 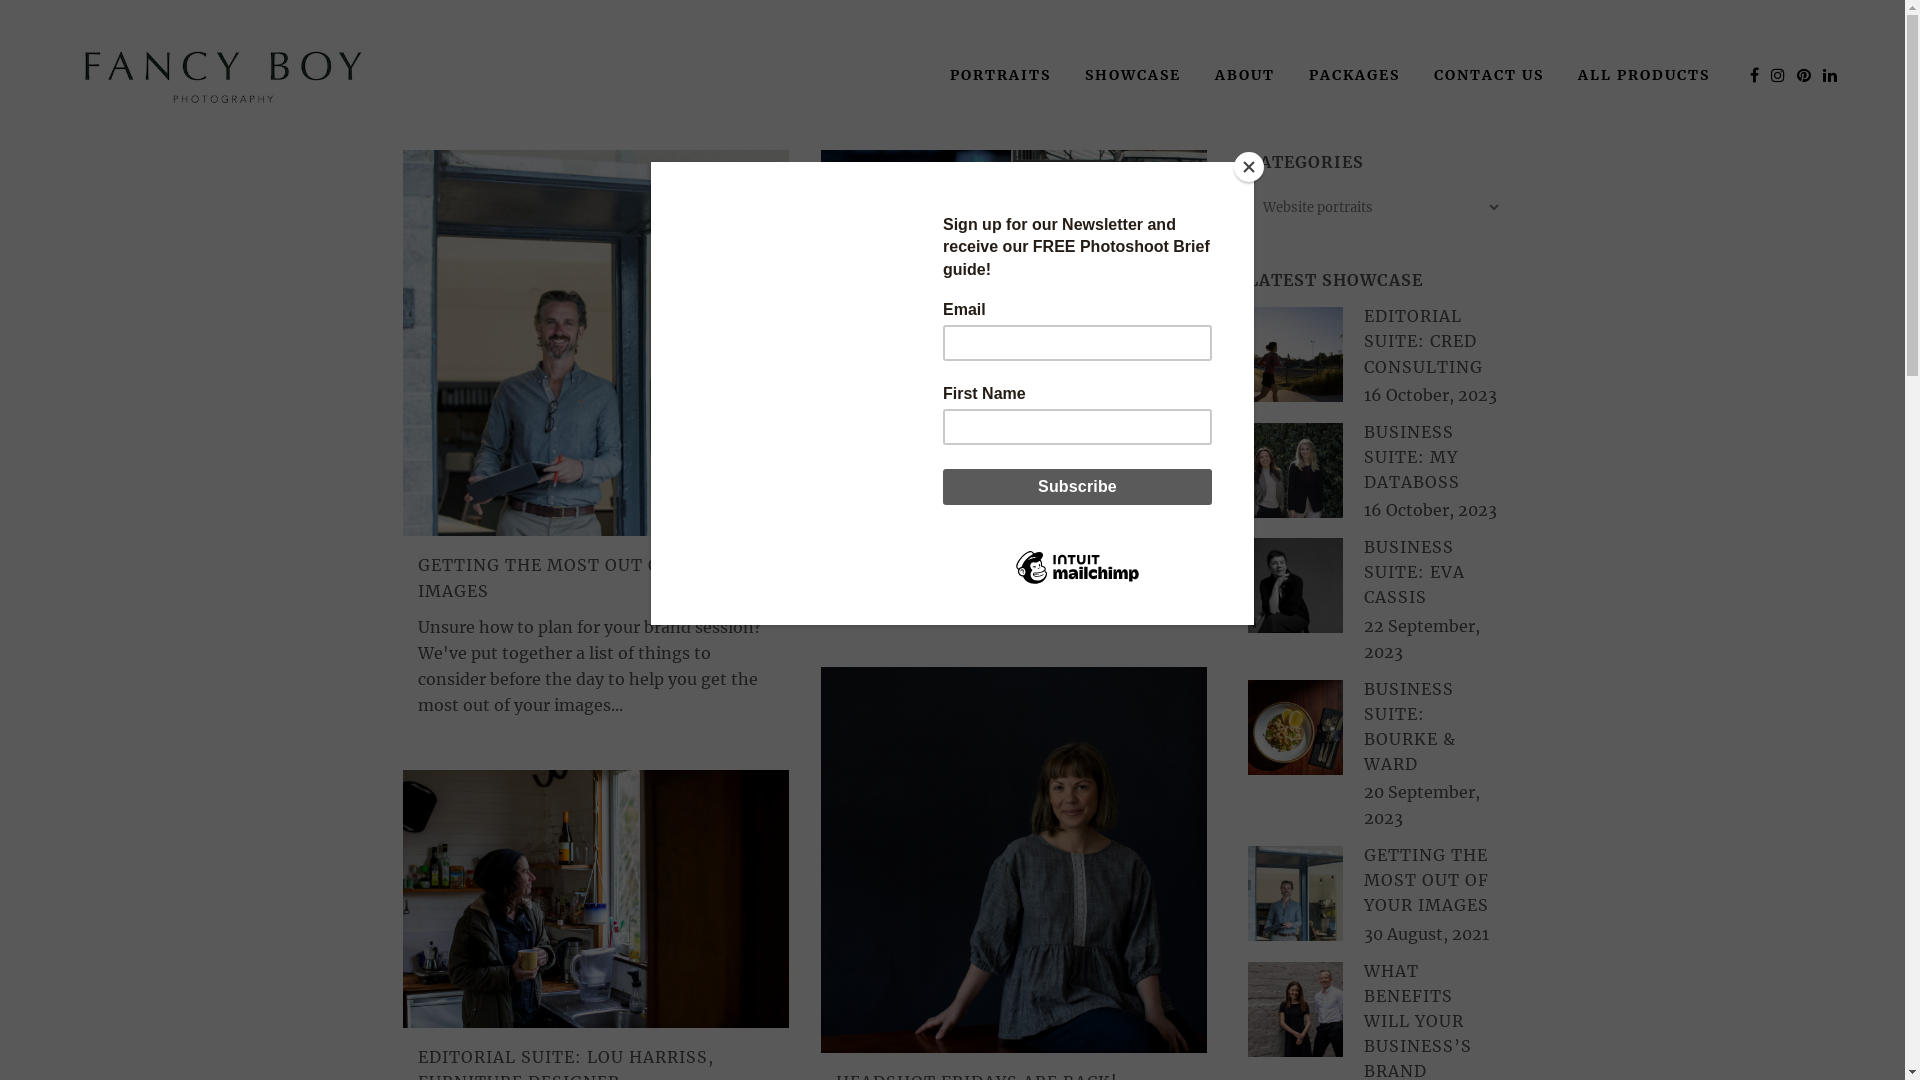 I want to click on 'BUSINESS SUITE: BOURKE & WARD', so click(x=1409, y=726).